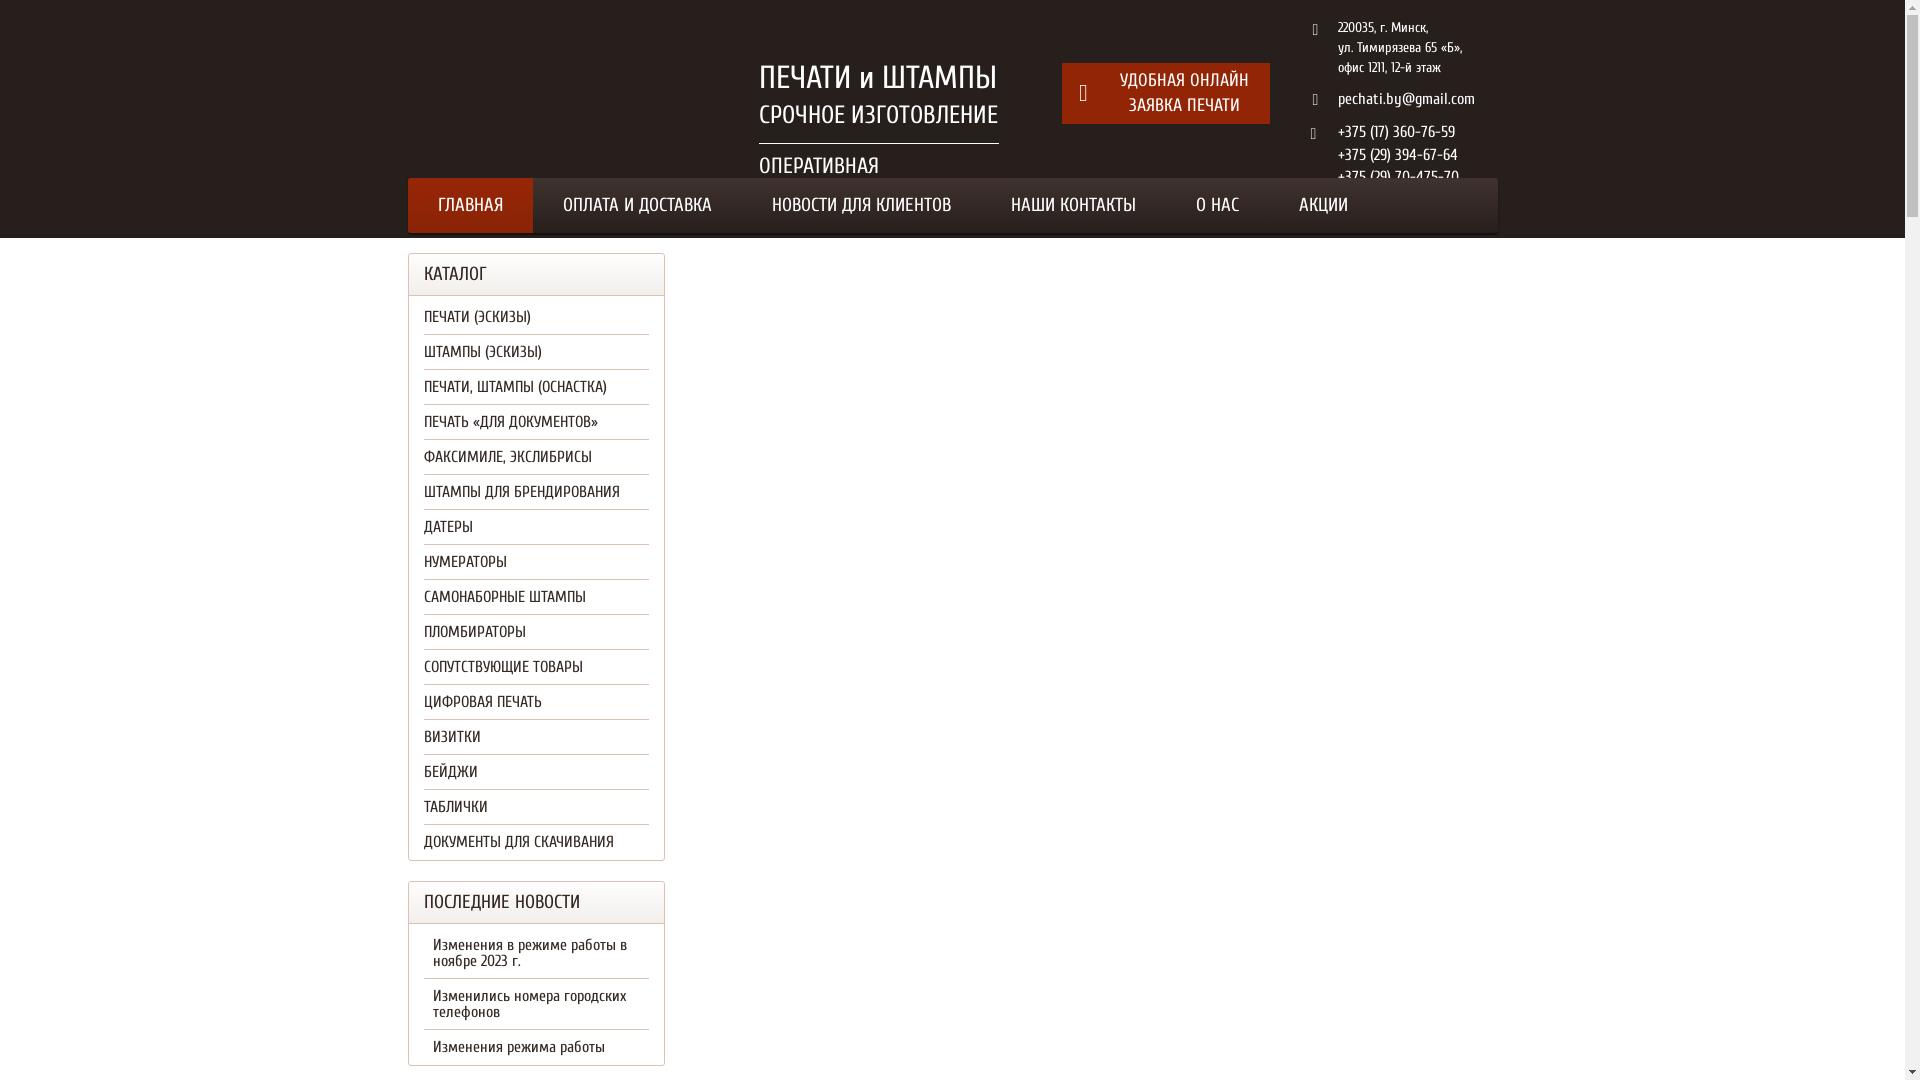 Image resolution: width=1920 pixels, height=1080 pixels. I want to click on 'pechati.by@gmail.com', so click(1338, 99).